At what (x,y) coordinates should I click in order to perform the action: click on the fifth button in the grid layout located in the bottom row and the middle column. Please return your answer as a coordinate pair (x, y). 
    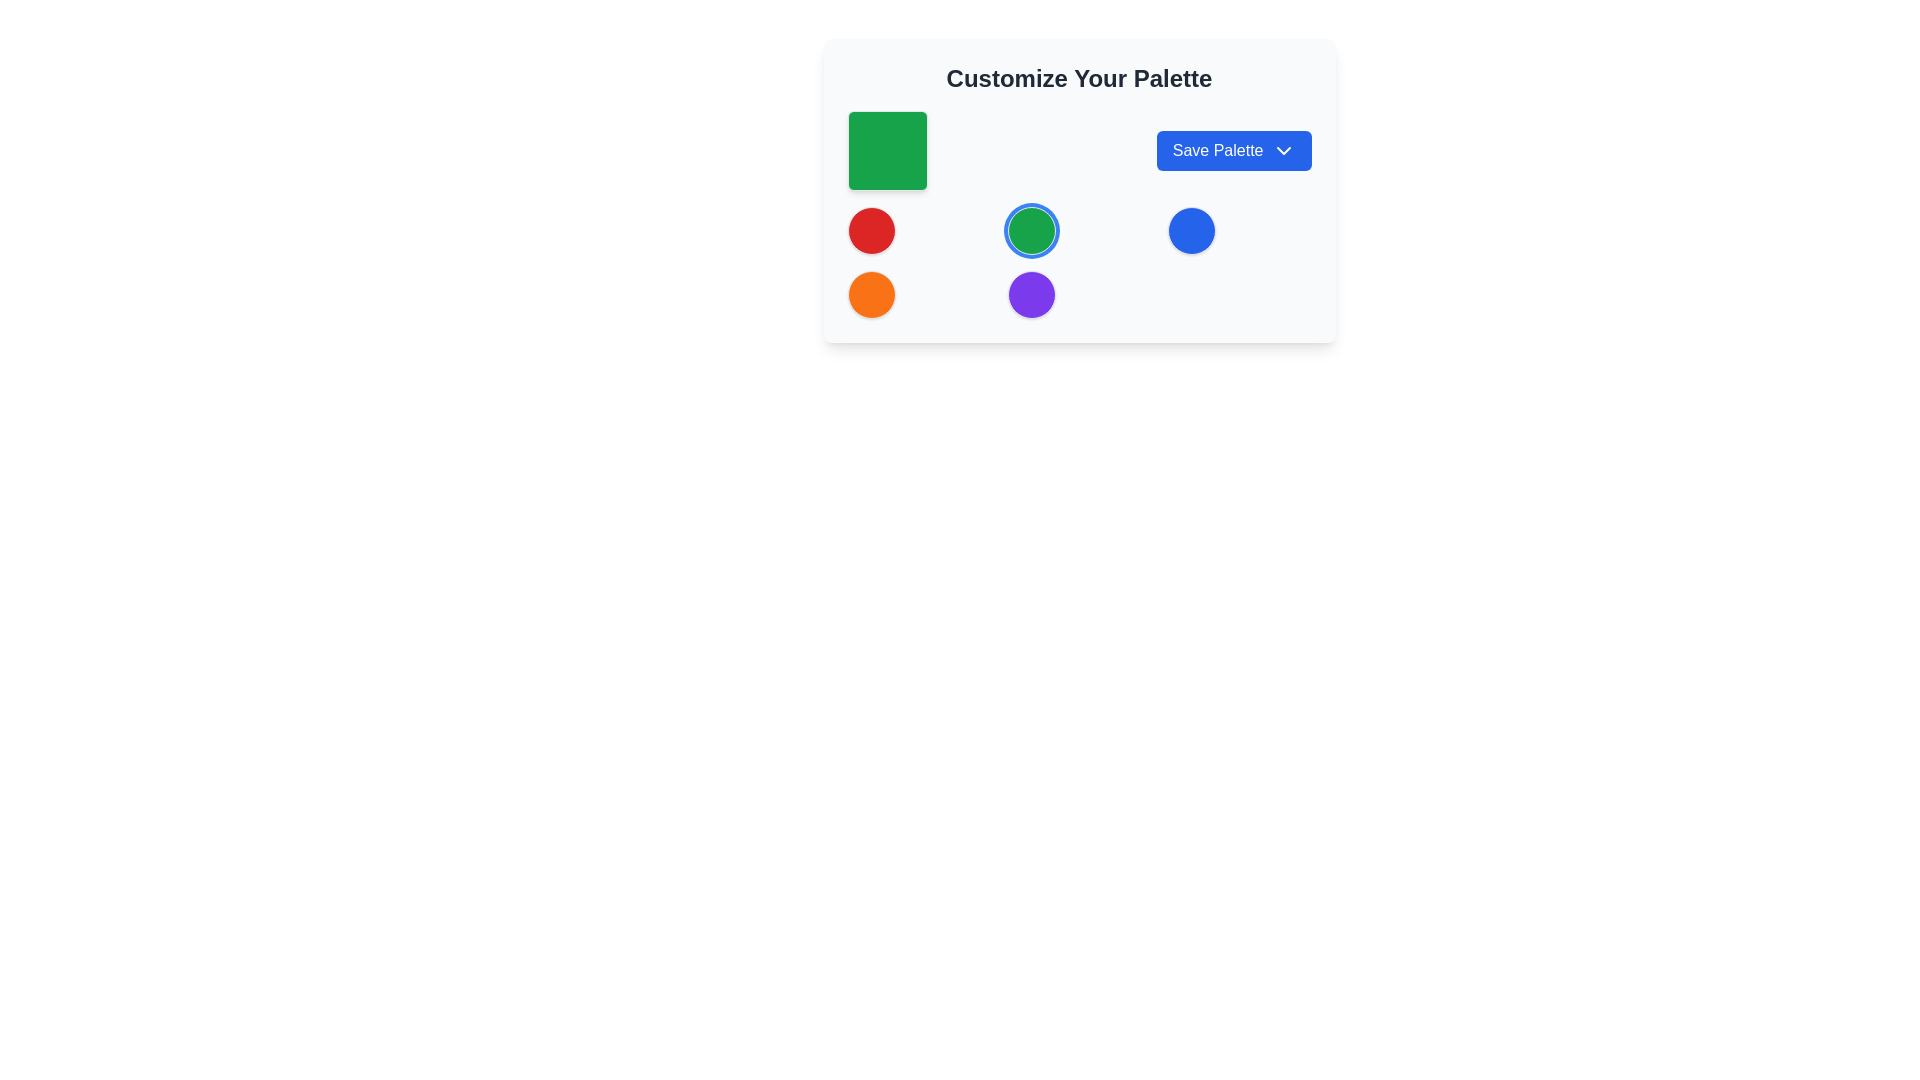
    Looking at the image, I should click on (1031, 294).